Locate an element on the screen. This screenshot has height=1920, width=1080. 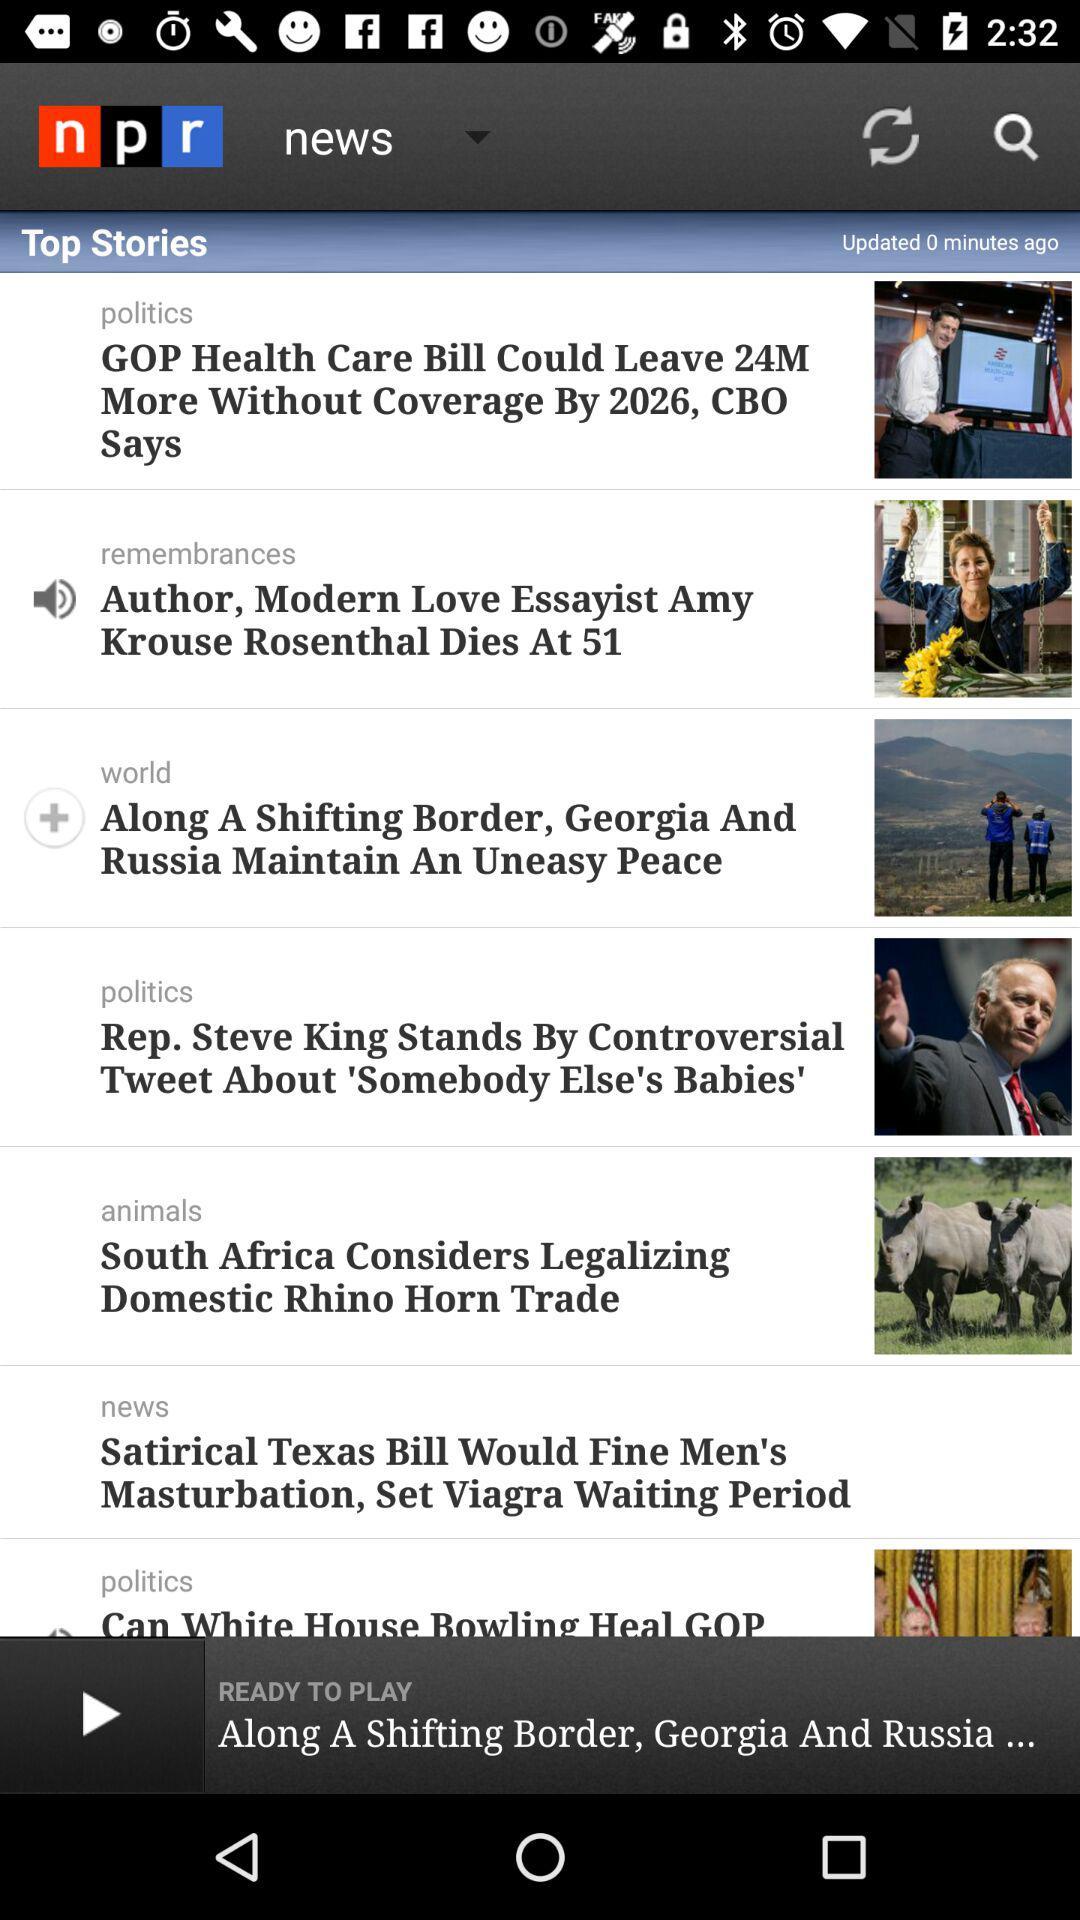
the satirical texas bill item is located at coordinates (578, 1471).